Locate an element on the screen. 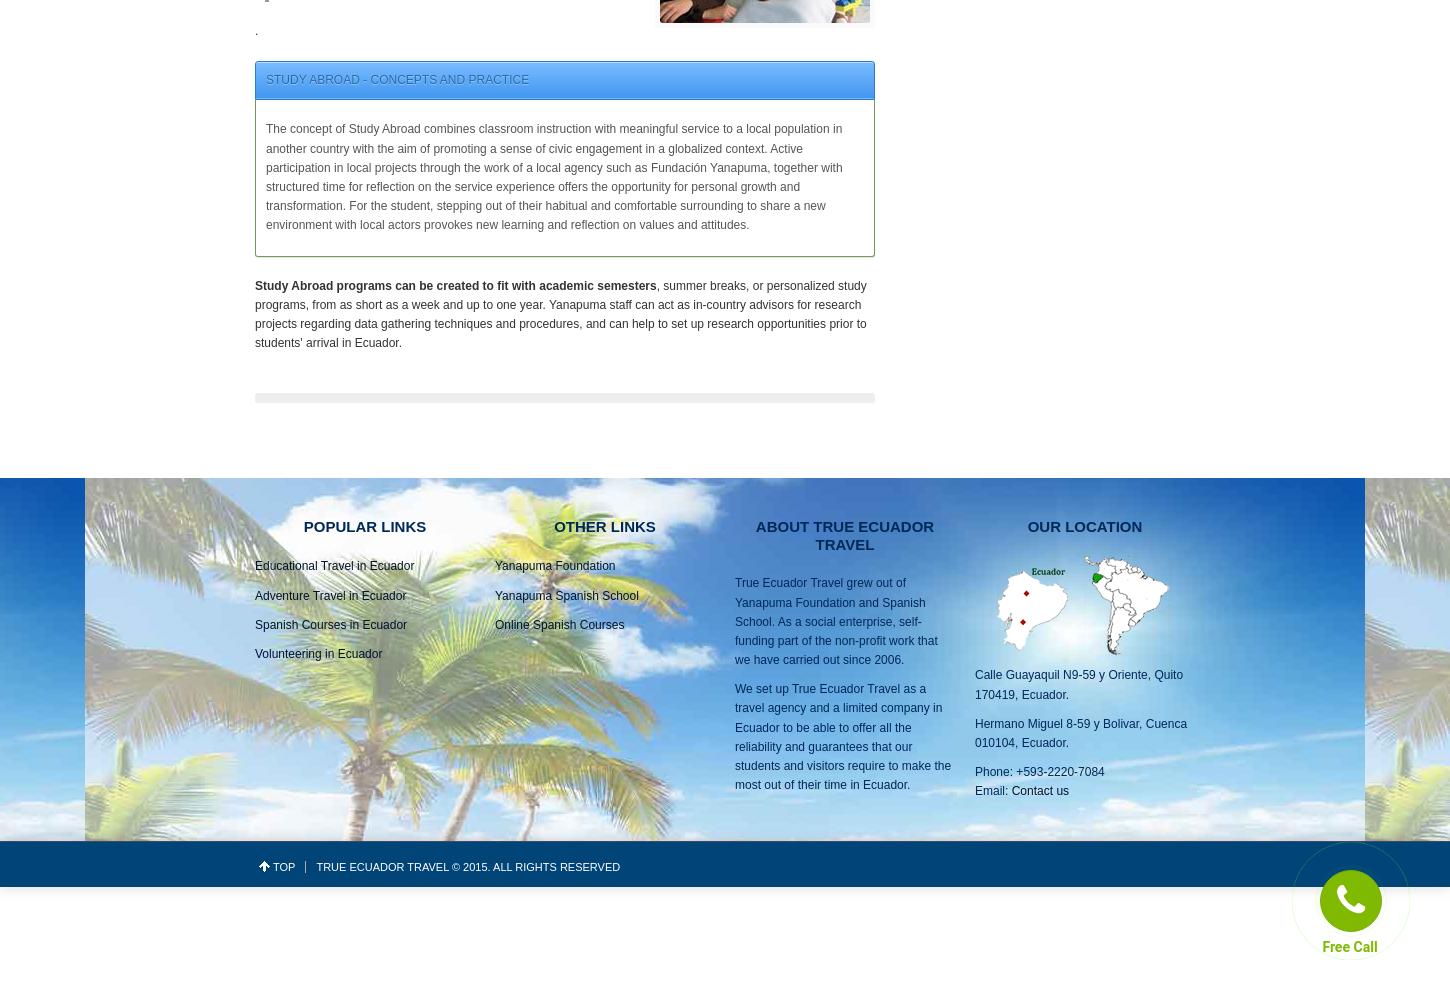 This screenshot has height=1000, width=1450. ', summer breaks, or personalized study programs, from as short as a week and up to one year. Yanapuma staff can act as in-country advisors for research projects regarding data gathering techniques and procedures, and can help to set up research opportunities prior to students' arrival in Ecuador.' is located at coordinates (560, 313).